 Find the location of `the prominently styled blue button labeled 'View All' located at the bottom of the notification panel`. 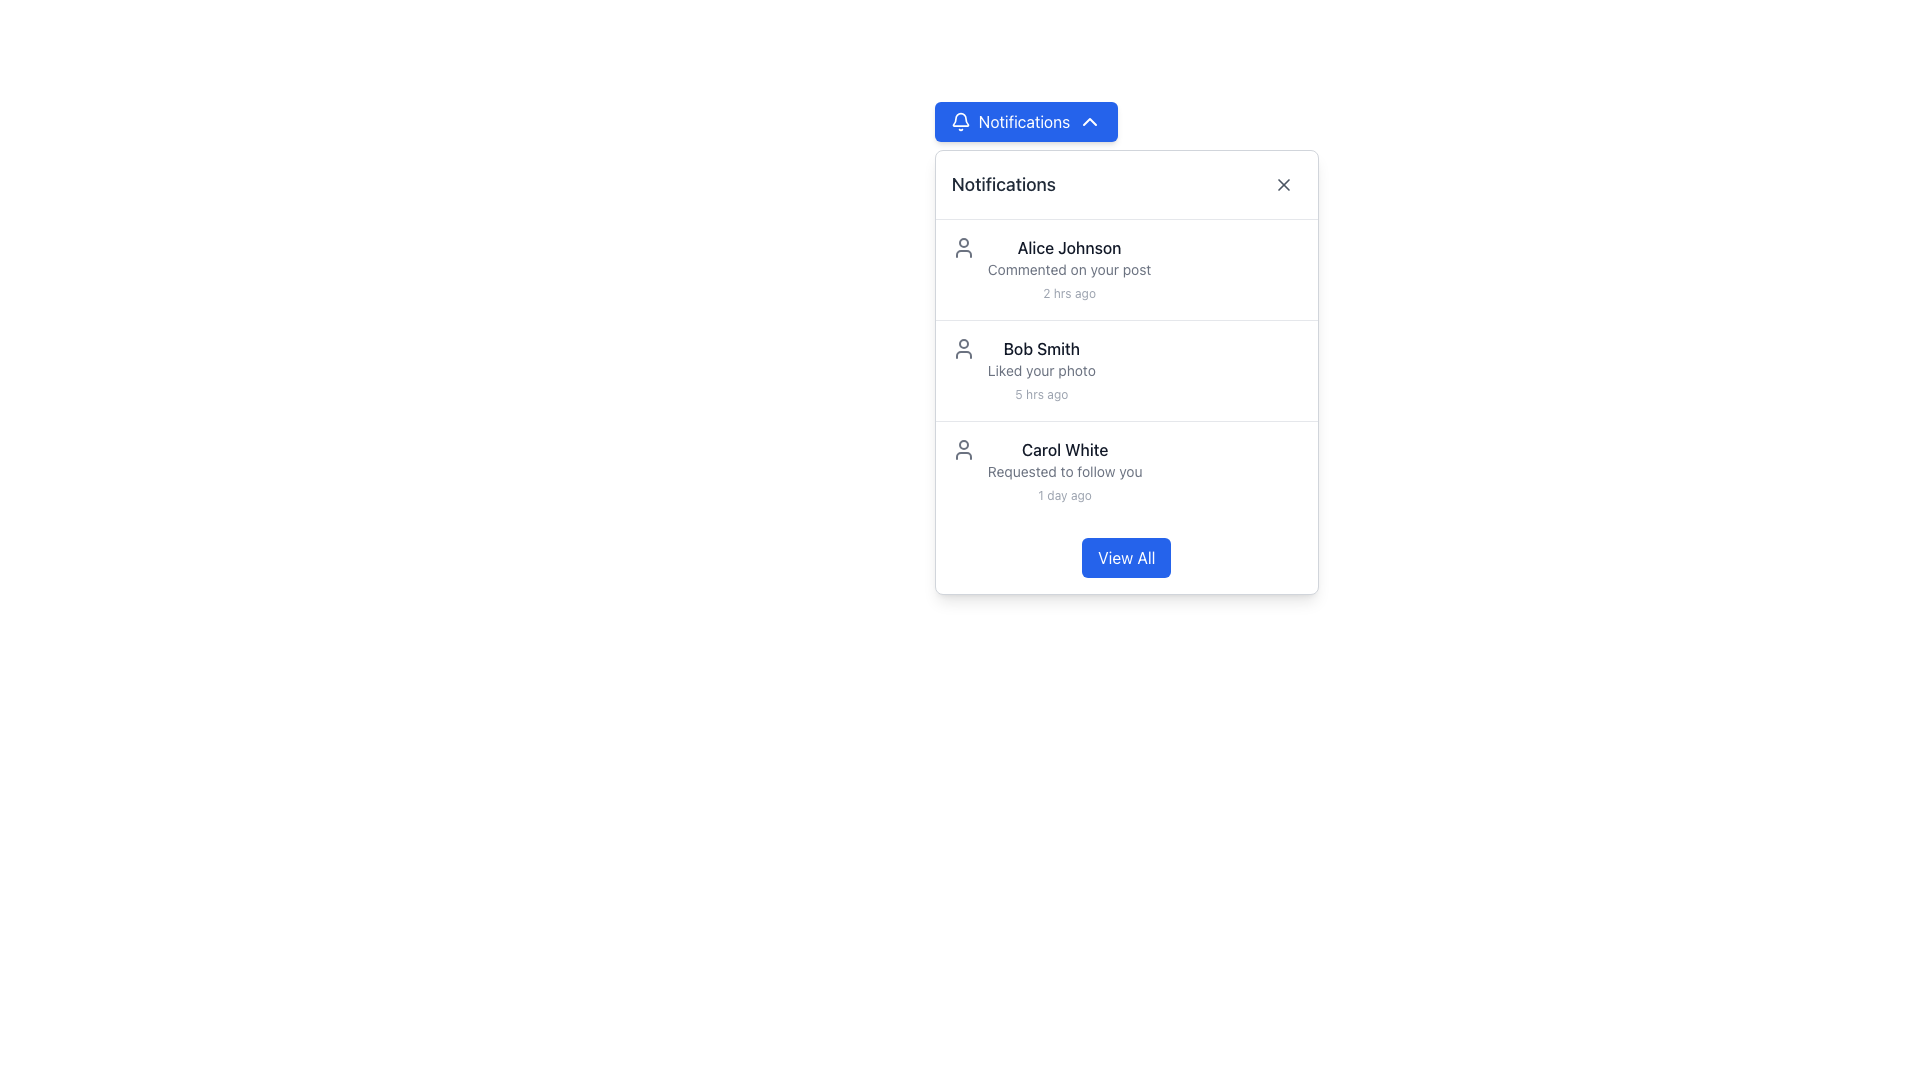

the prominently styled blue button labeled 'View All' located at the bottom of the notification panel is located at coordinates (1126, 558).